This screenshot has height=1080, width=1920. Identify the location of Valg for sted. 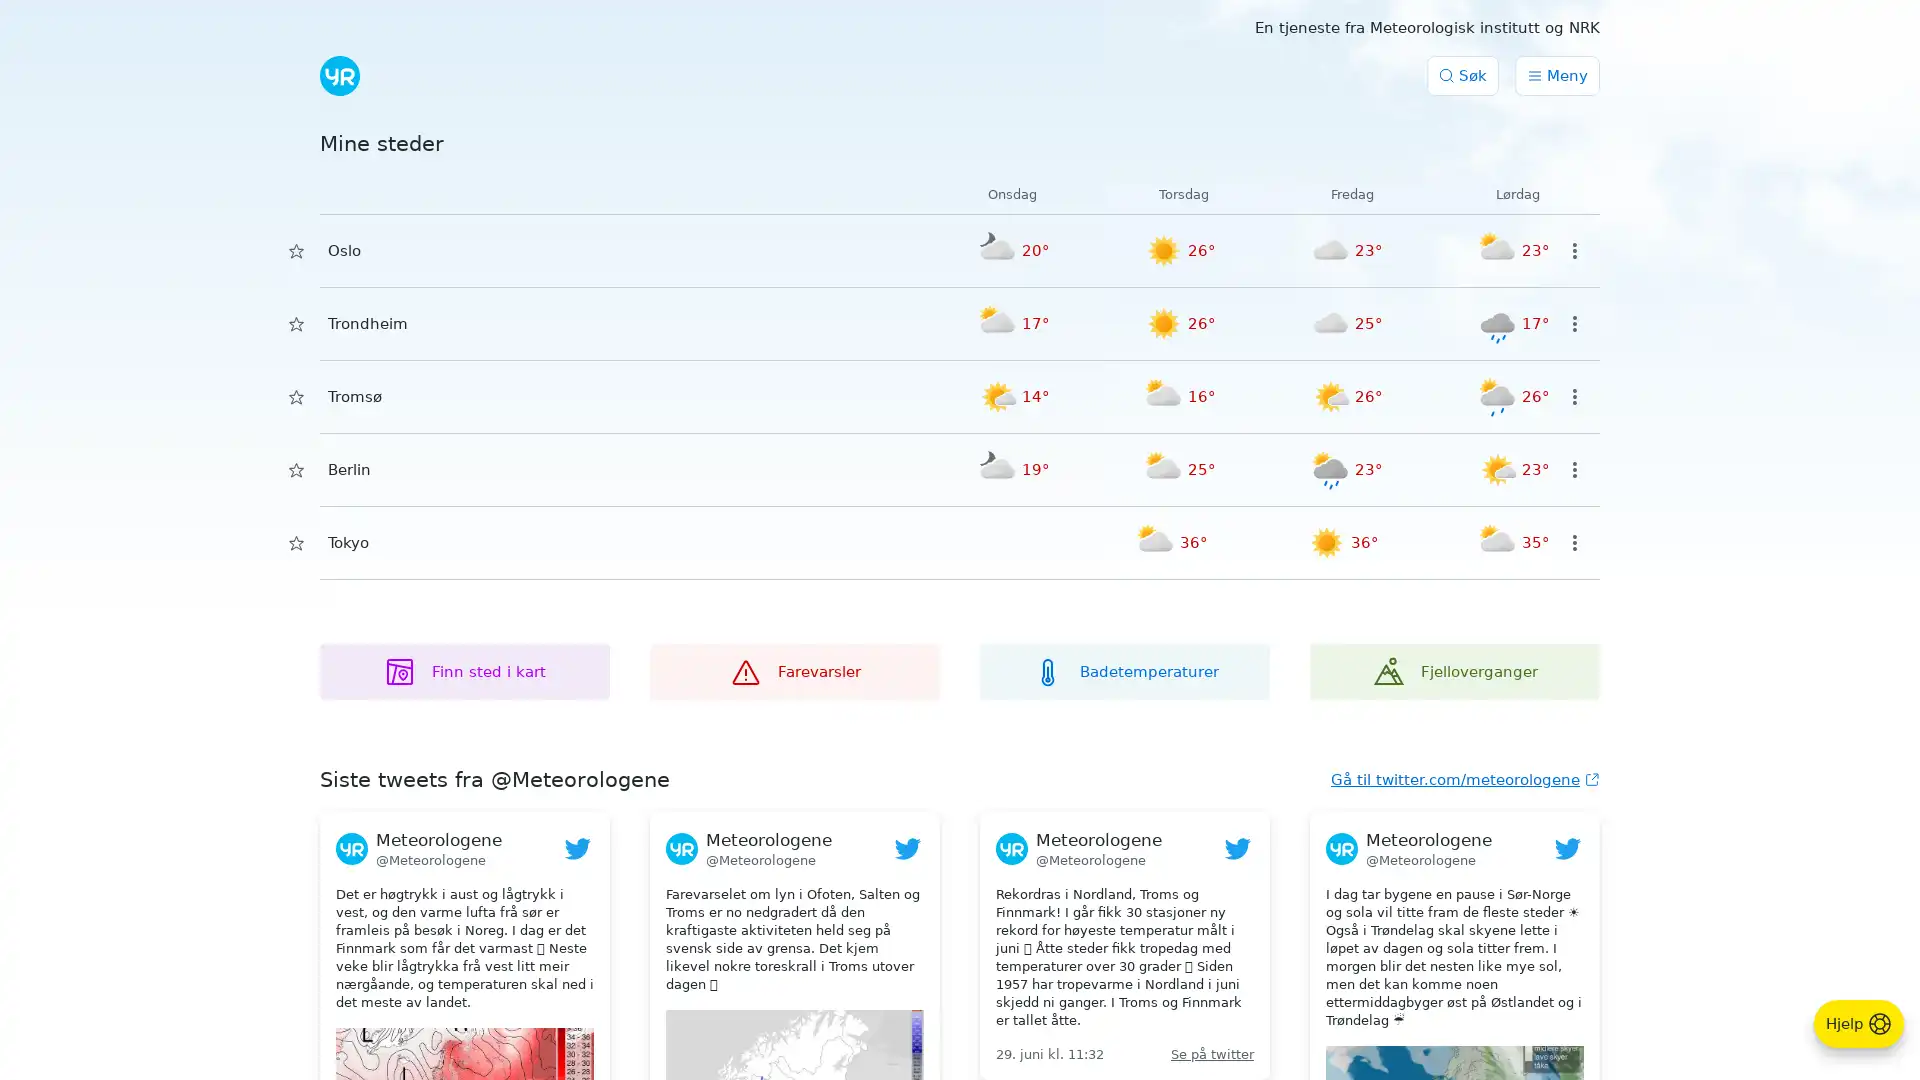
(1573, 249).